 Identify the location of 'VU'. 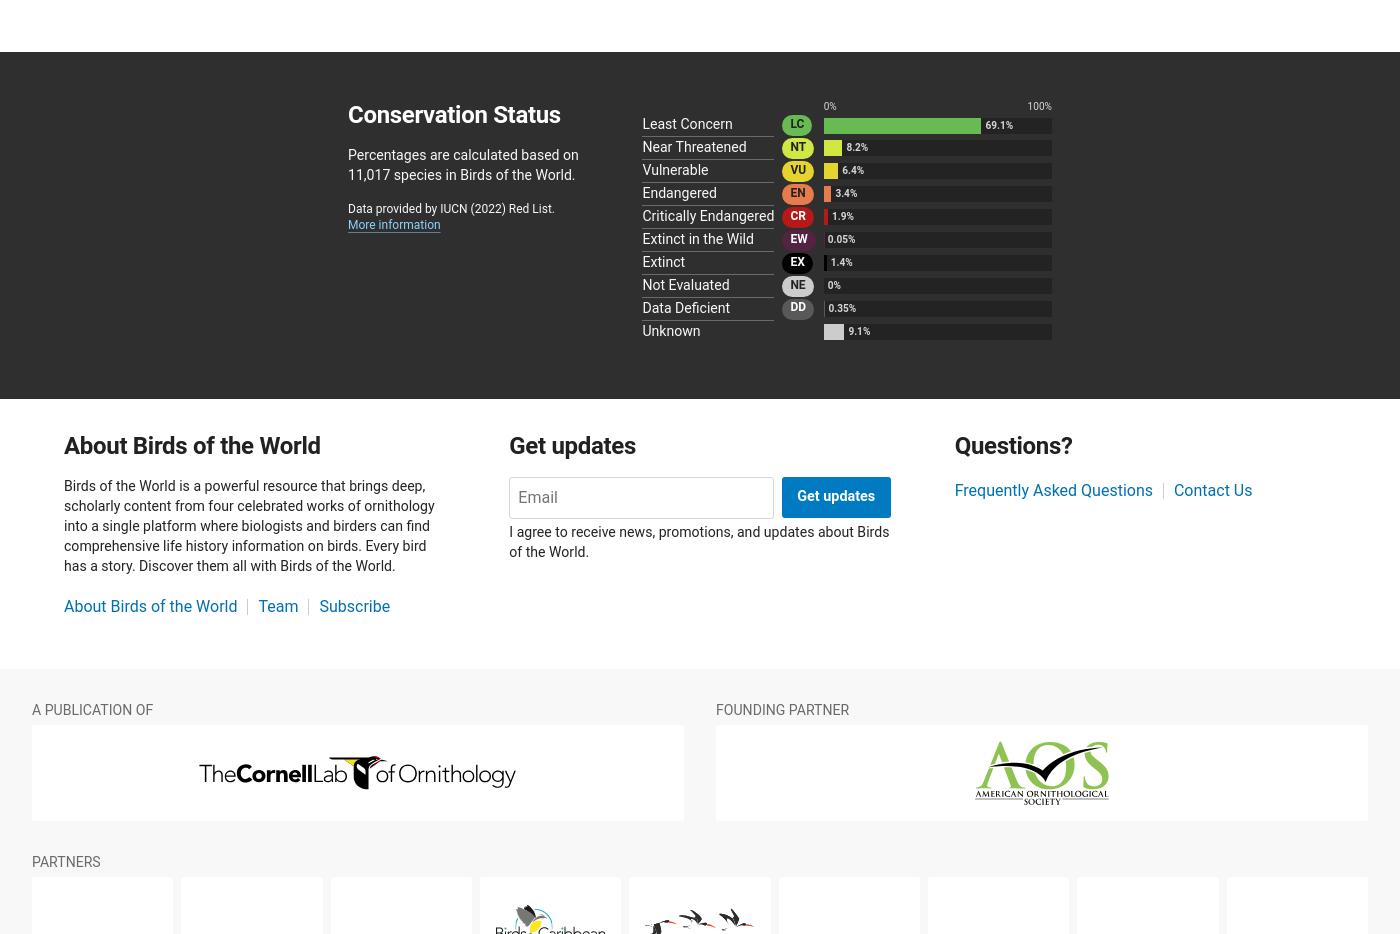
(797, 168).